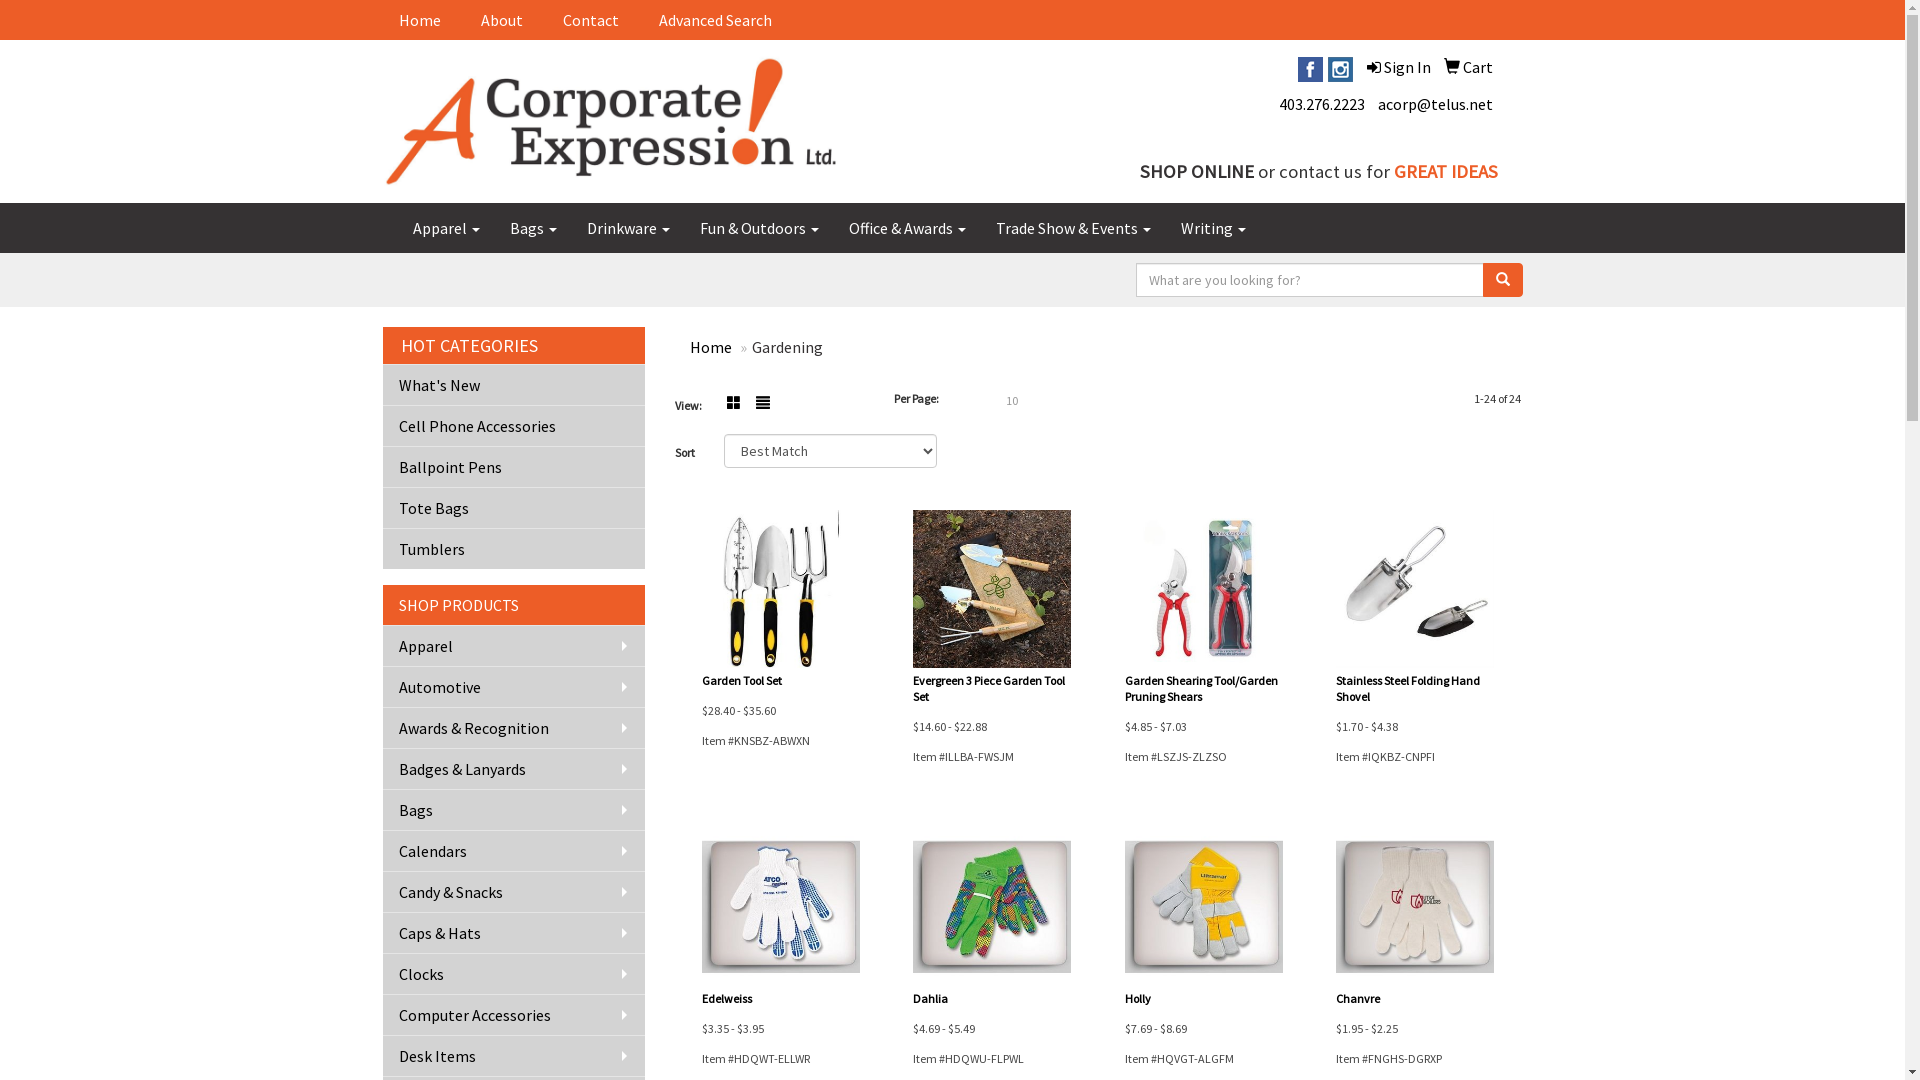 The width and height of the screenshot is (1920, 1080). I want to click on 'Cart', so click(1468, 65).